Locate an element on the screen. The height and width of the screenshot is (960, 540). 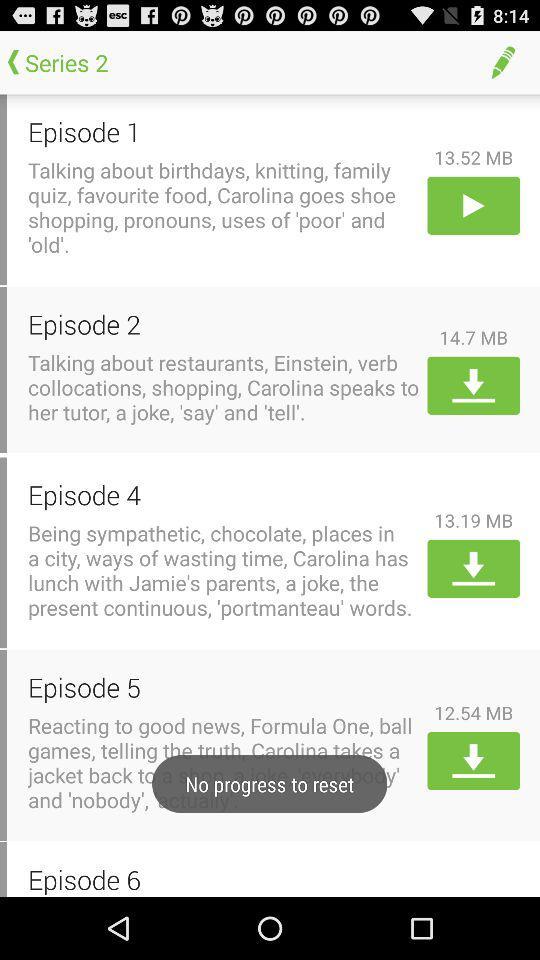
to download is located at coordinates (472, 760).